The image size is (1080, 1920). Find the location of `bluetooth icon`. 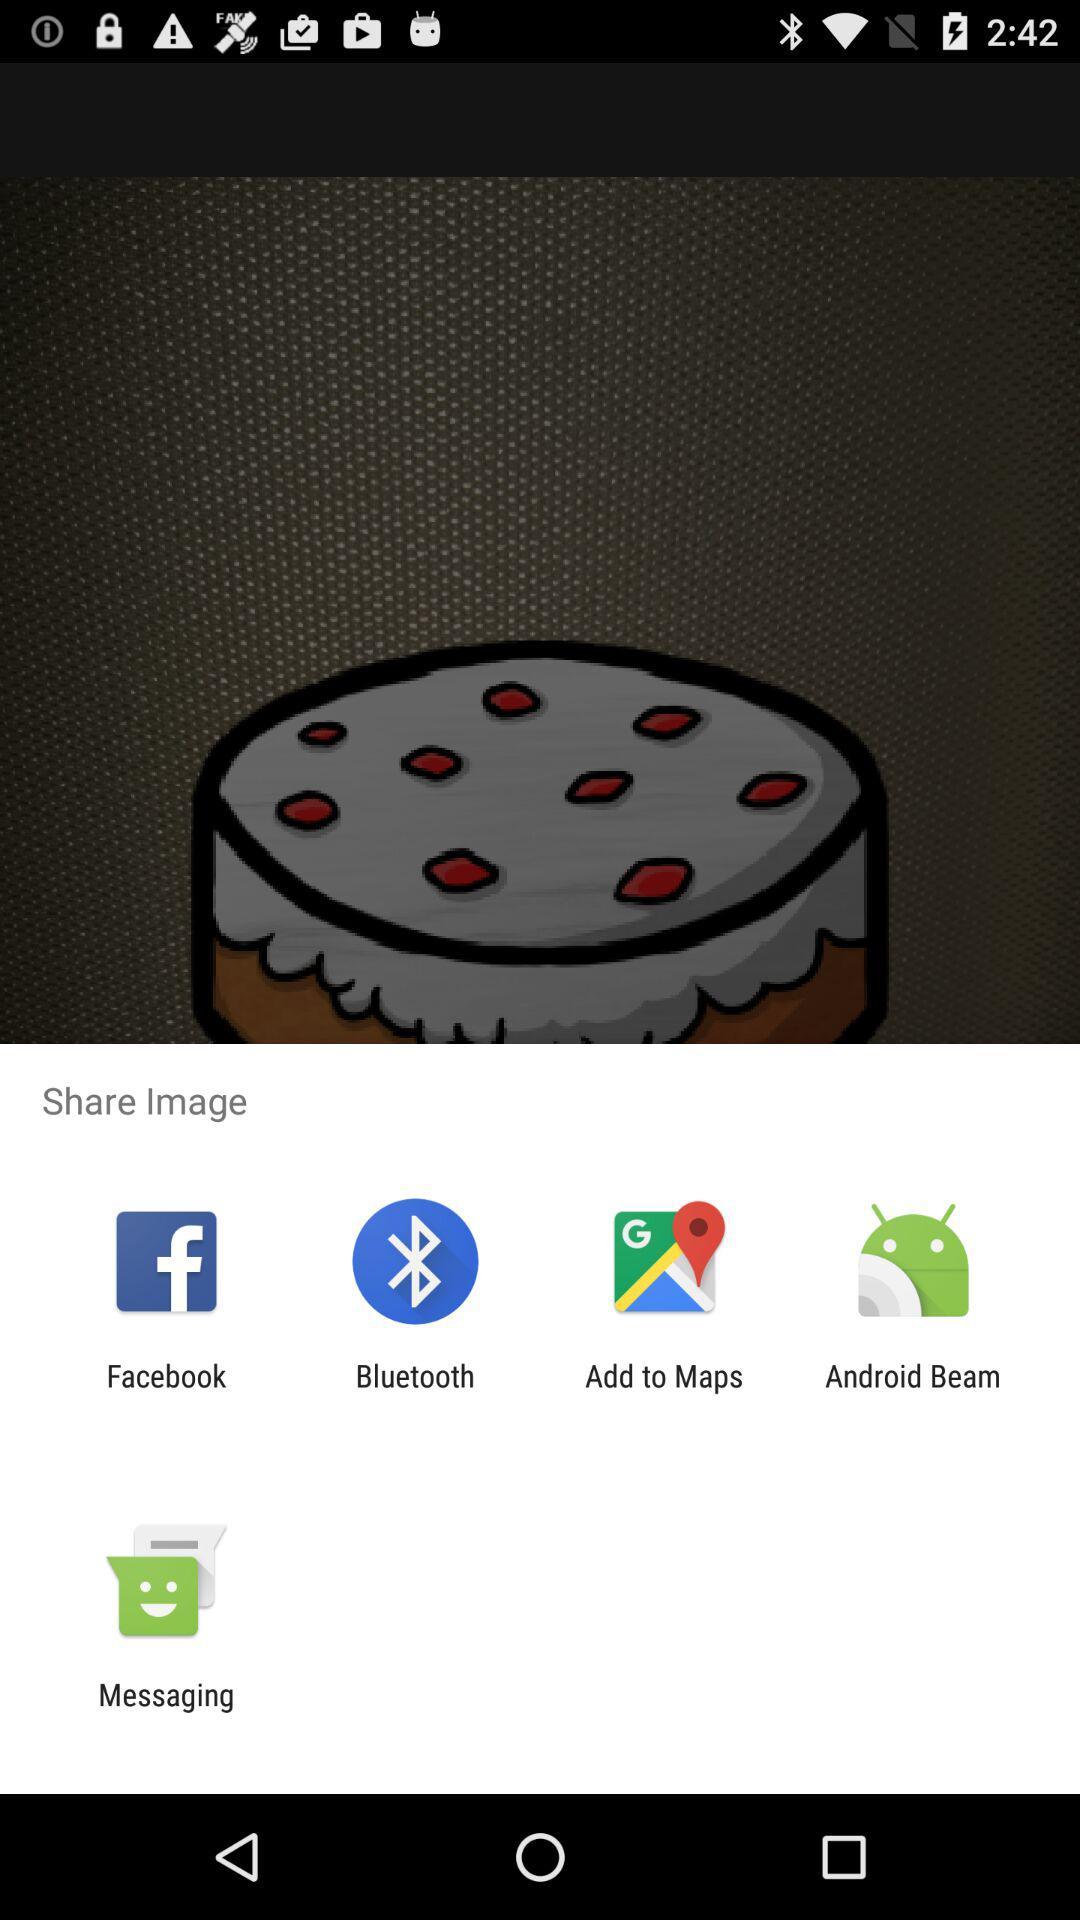

bluetooth icon is located at coordinates (414, 1392).